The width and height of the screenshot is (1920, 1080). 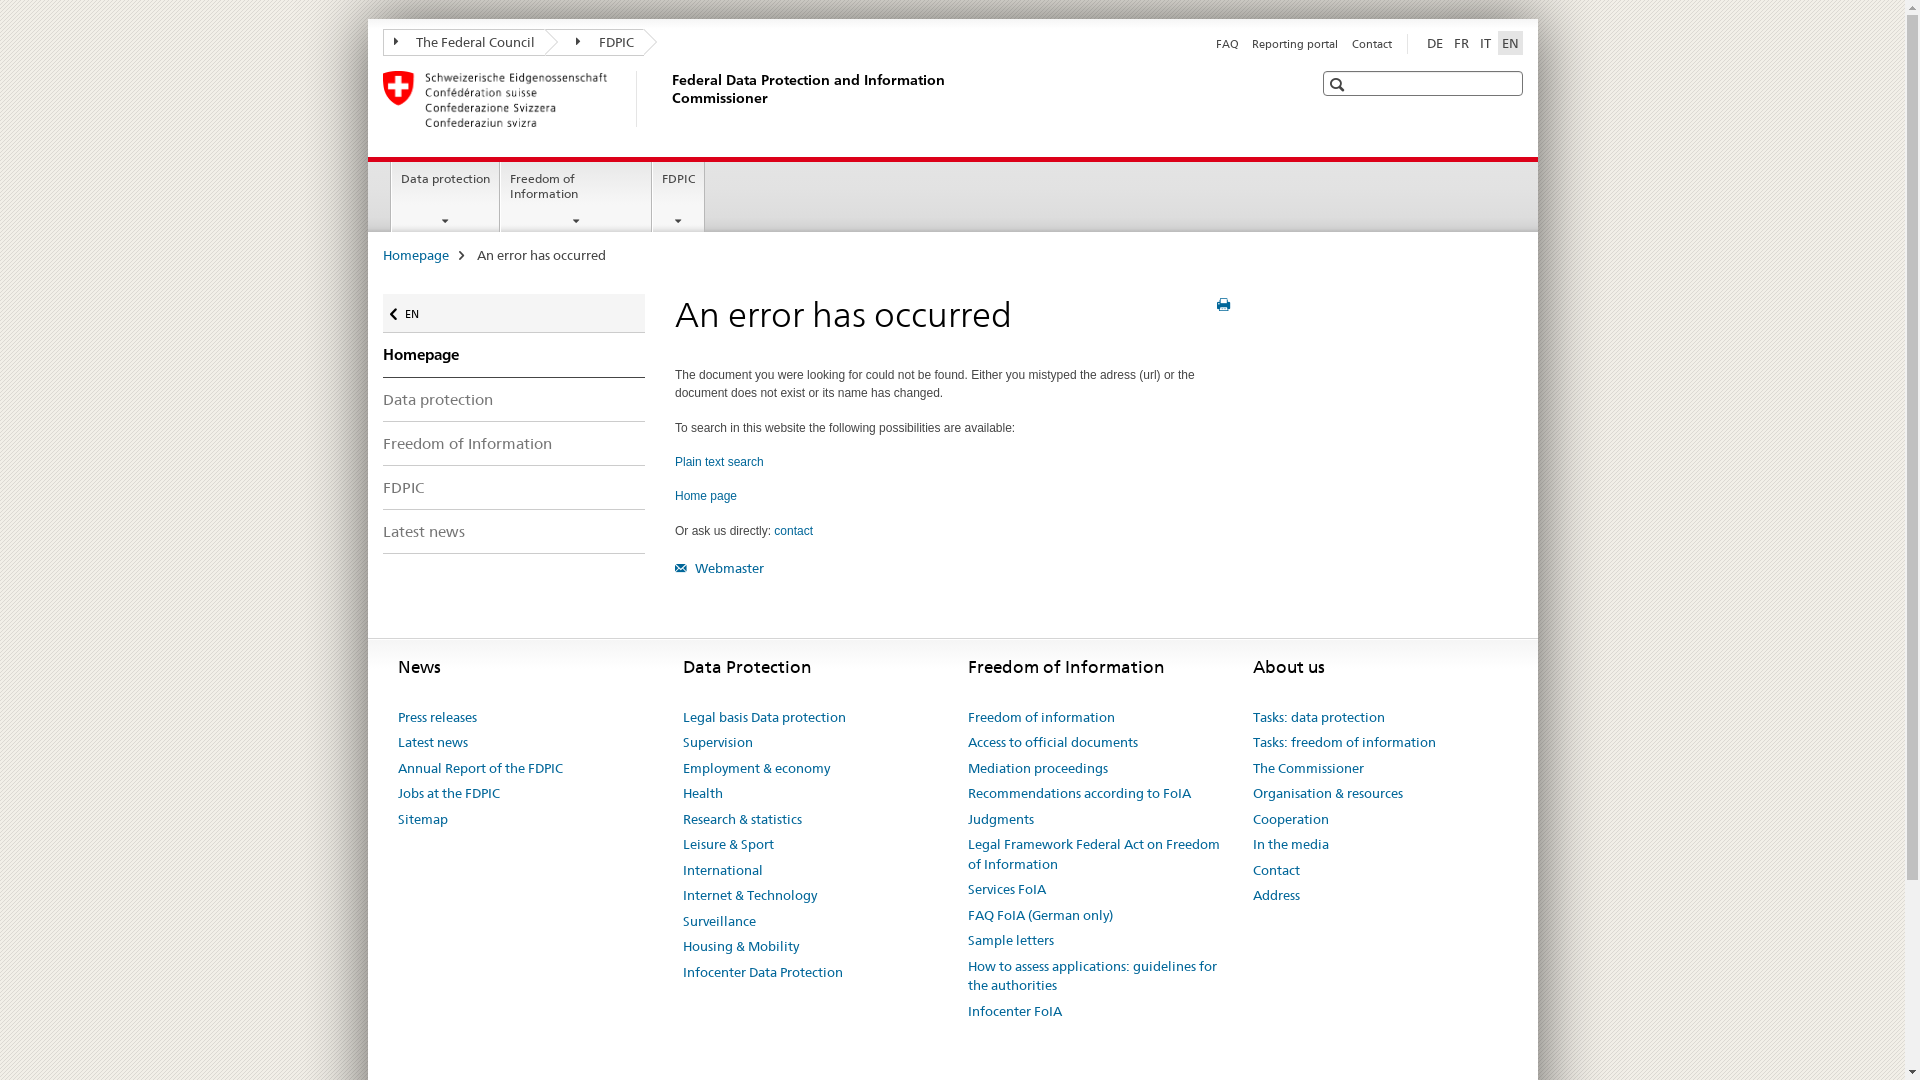 What do you see at coordinates (398, 767) in the screenshot?
I see `'Annual Report of the FDPIC'` at bounding box center [398, 767].